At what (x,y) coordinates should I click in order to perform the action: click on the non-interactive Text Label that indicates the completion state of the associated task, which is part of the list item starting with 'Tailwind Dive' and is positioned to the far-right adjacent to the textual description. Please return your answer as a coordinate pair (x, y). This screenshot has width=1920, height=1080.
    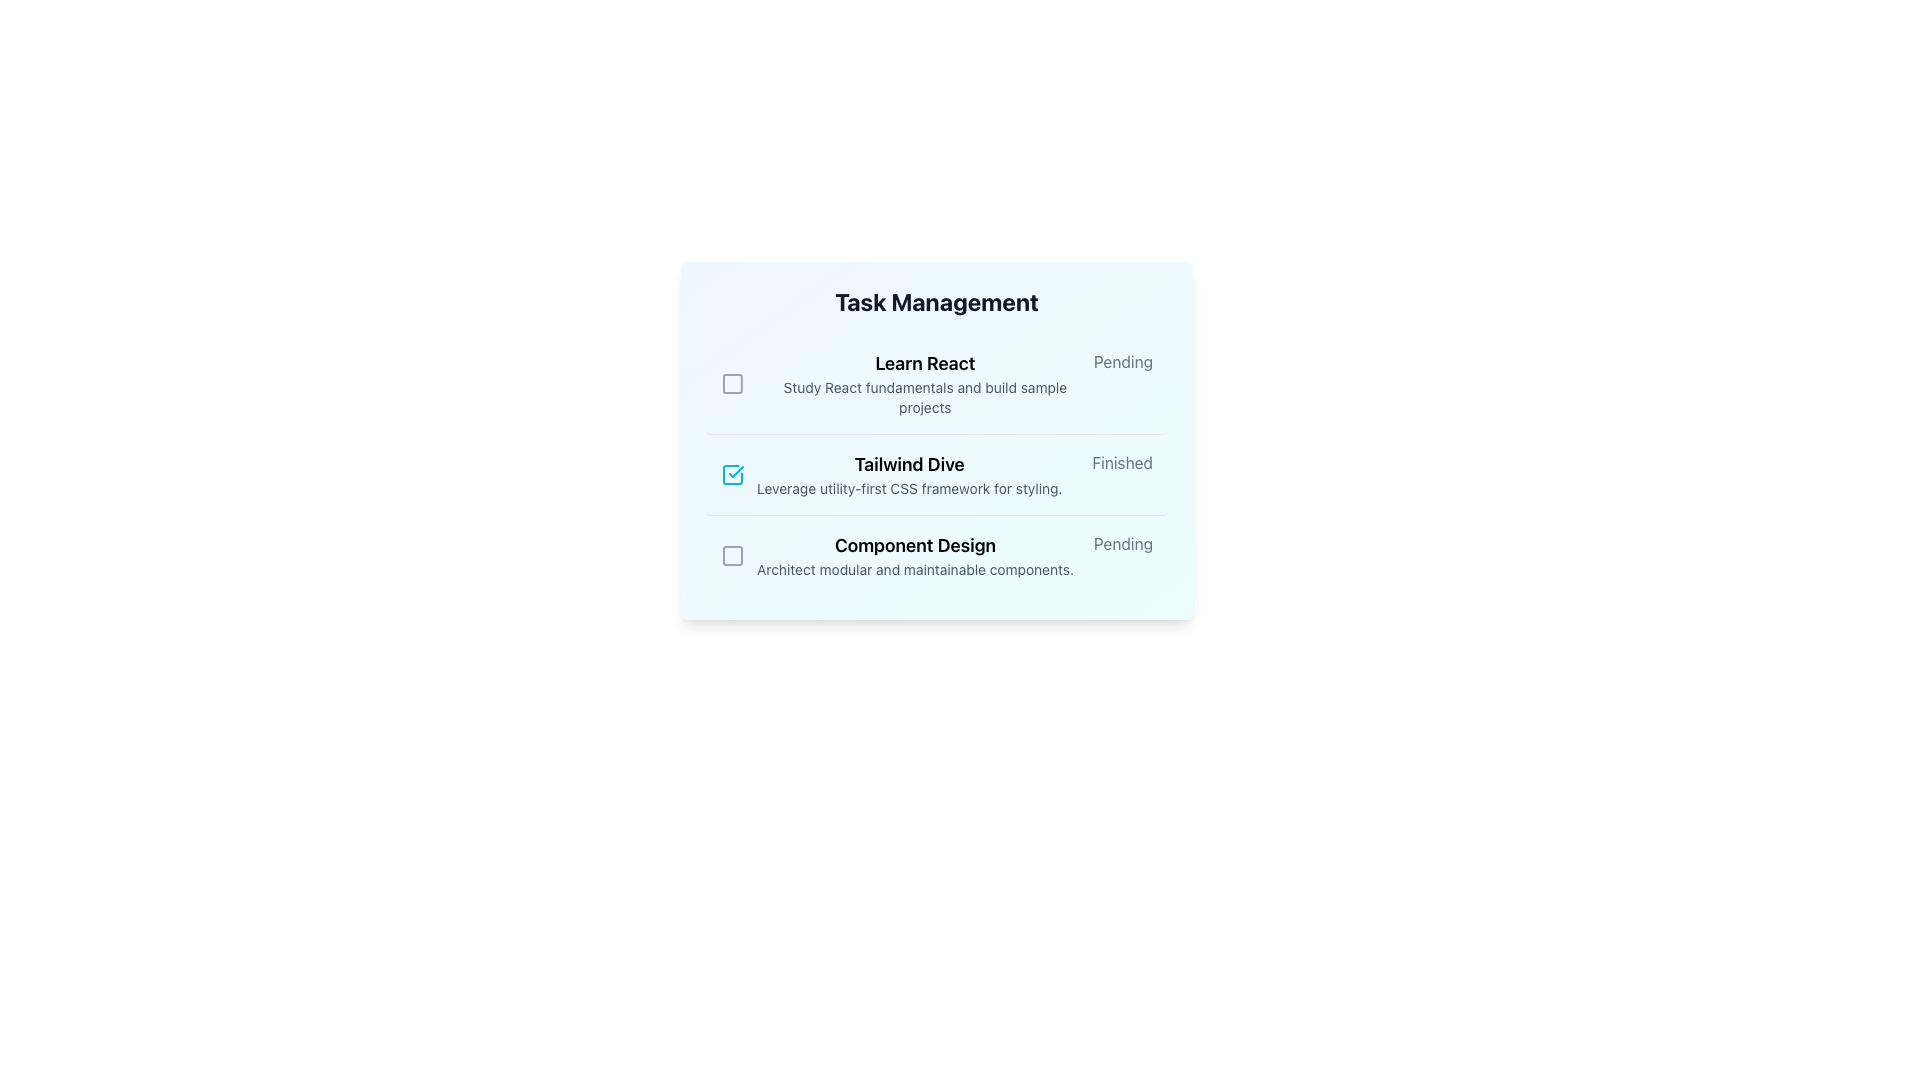
    Looking at the image, I should click on (1122, 462).